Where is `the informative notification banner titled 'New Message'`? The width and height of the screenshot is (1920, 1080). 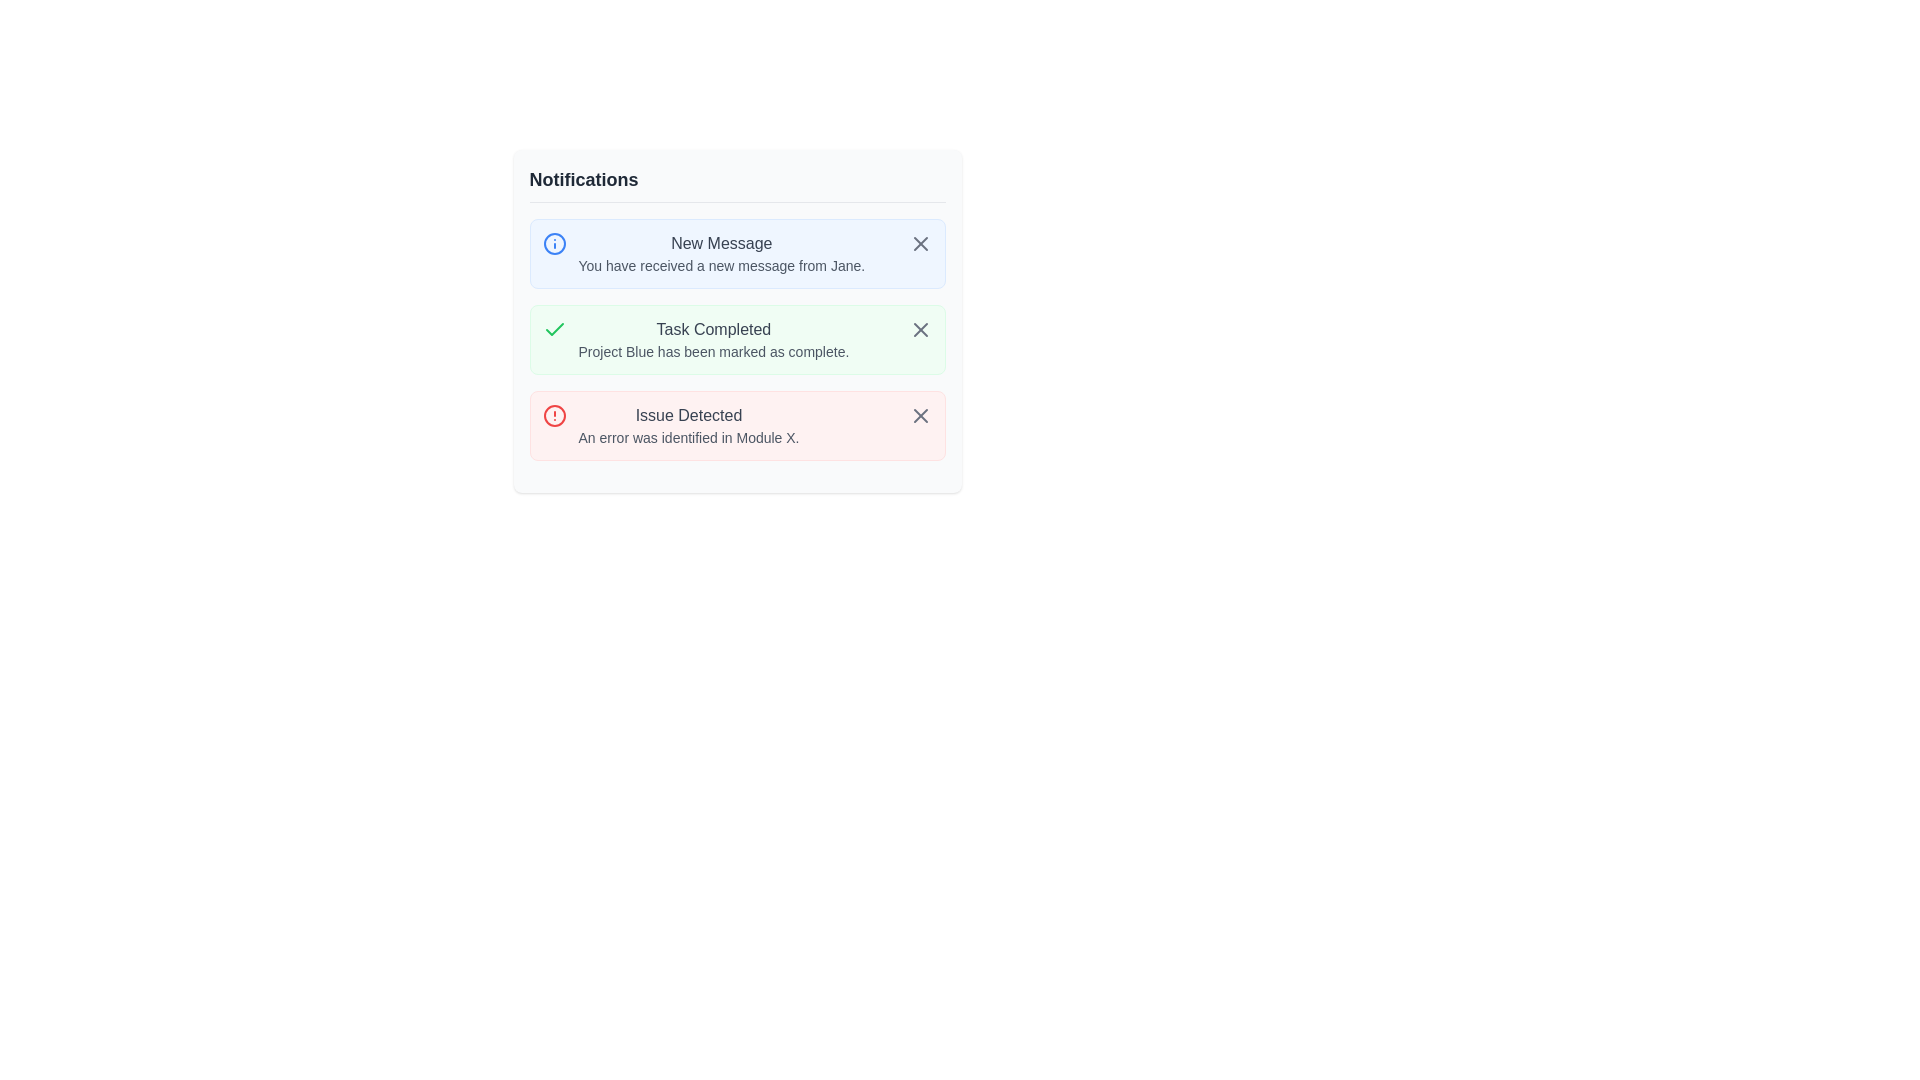
the informative notification banner titled 'New Message' is located at coordinates (720, 253).